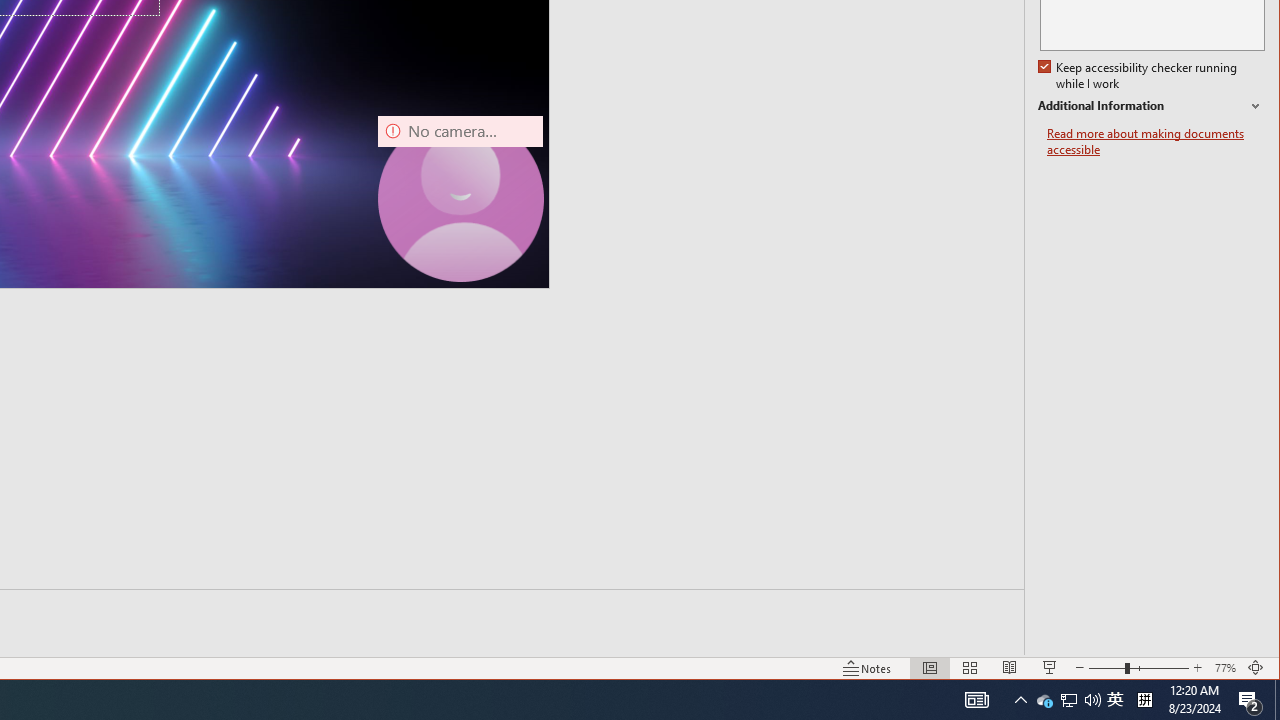  I want to click on 'Camera 7, No camera detected.', so click(459, 198).